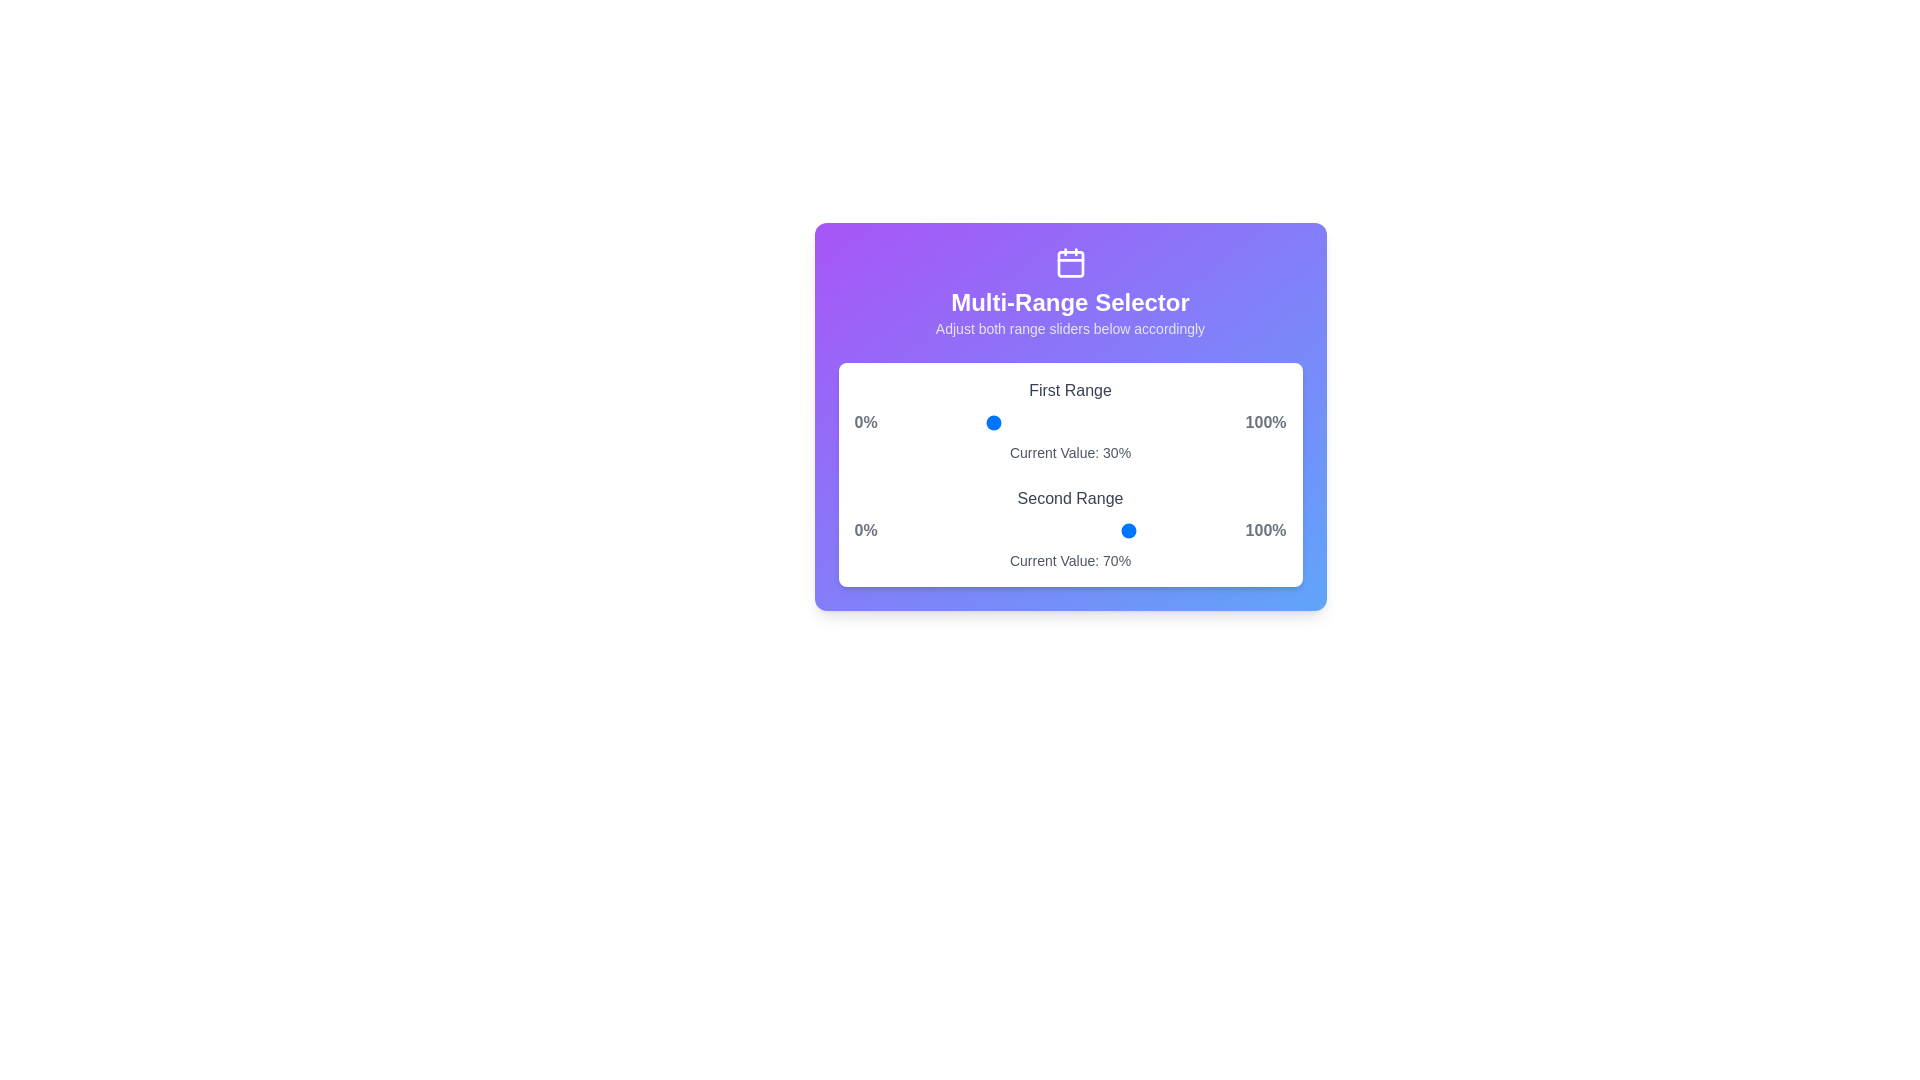 This screenshot has width=1920, height=1080. I want to click on the slider value, so click(1132, 422).